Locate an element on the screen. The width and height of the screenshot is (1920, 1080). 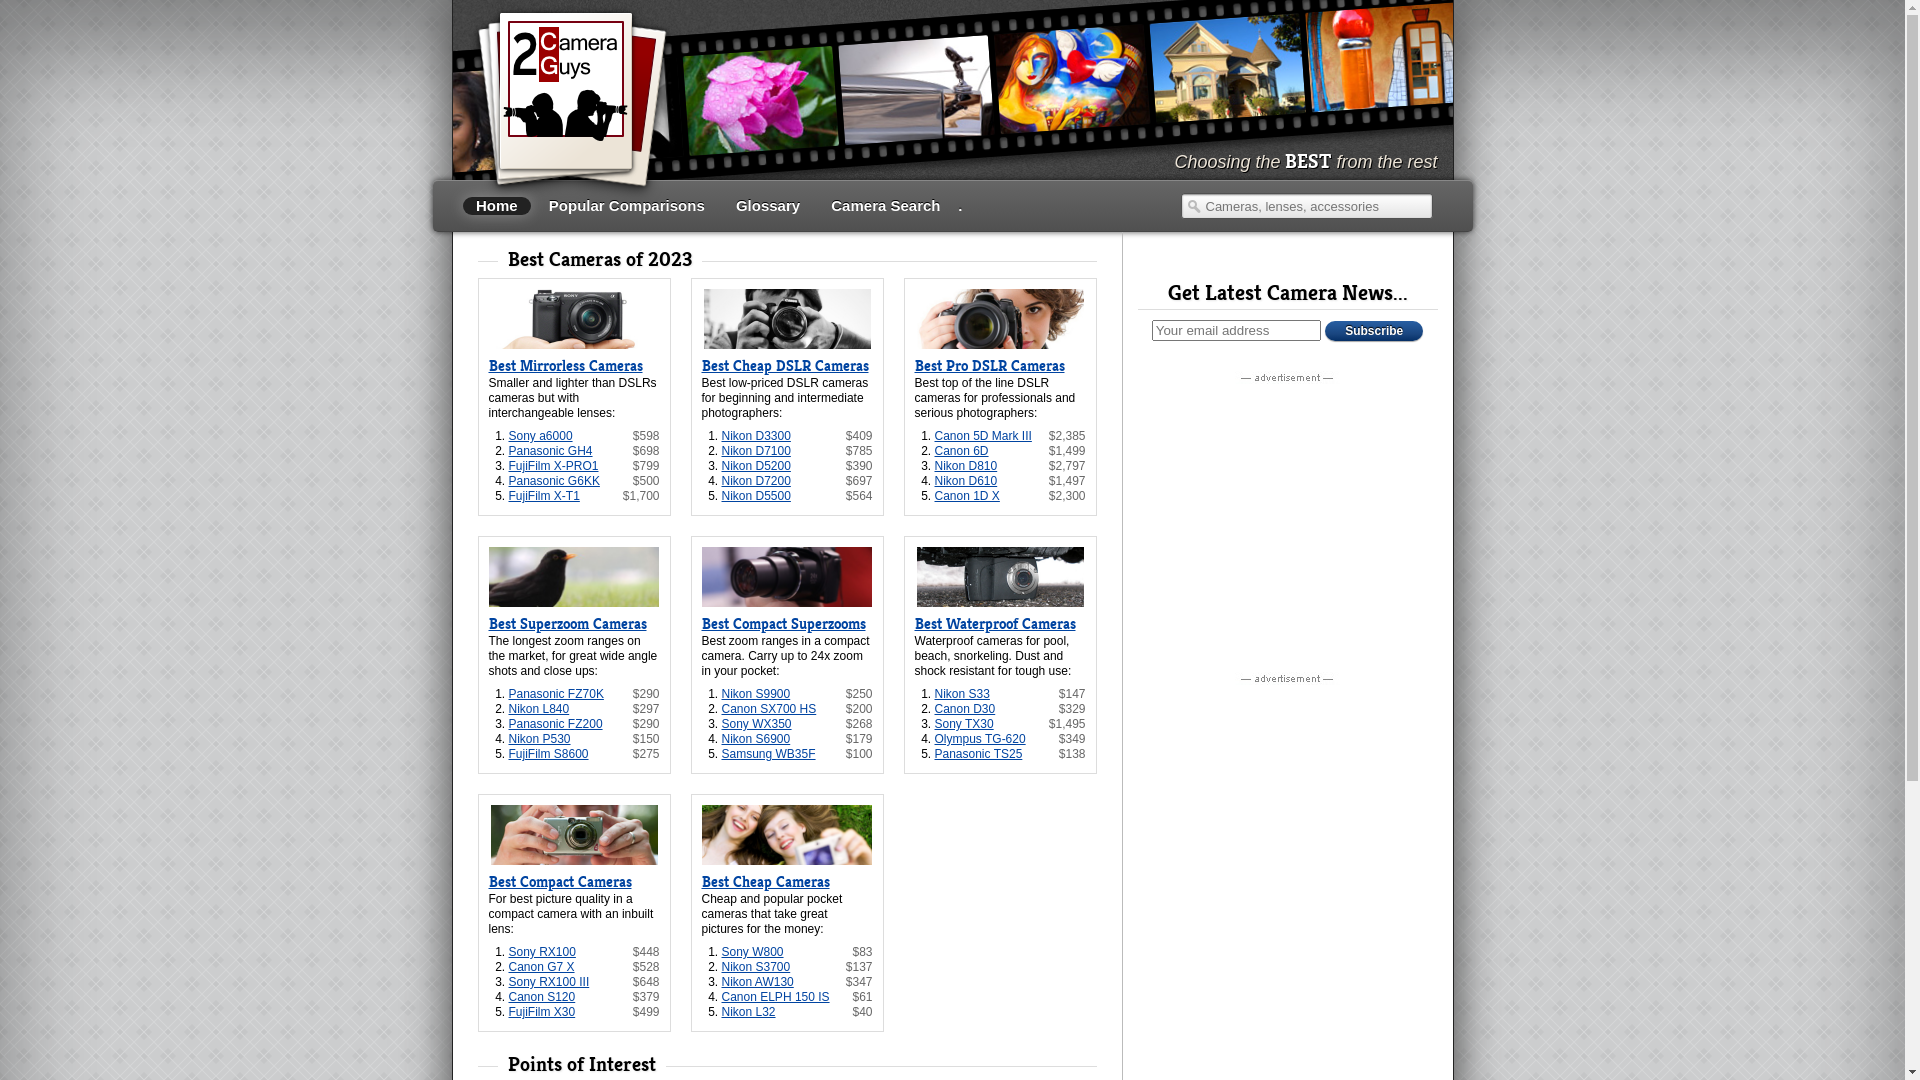
'Nikon L32' is located at coordinates (747, 1011).